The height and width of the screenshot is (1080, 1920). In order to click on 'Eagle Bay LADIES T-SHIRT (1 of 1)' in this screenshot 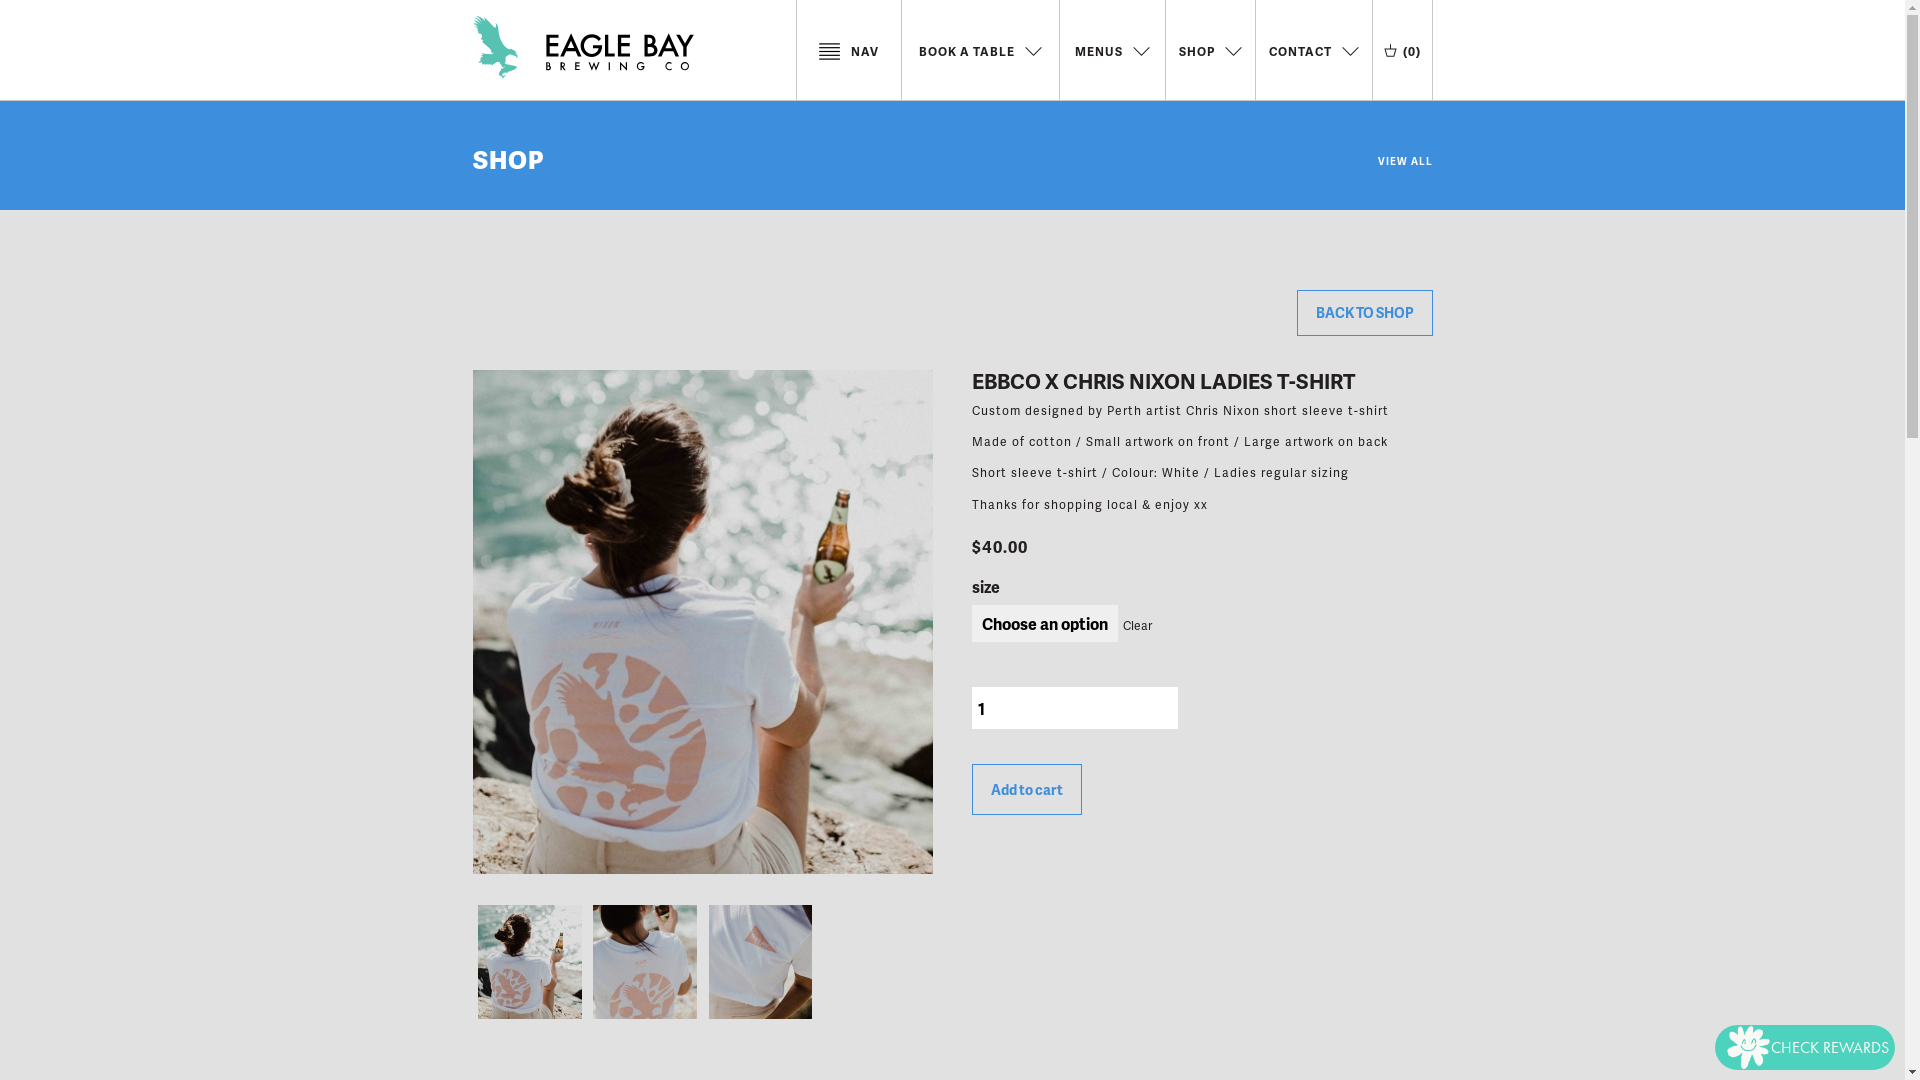, I will do `click(529, 960)`.